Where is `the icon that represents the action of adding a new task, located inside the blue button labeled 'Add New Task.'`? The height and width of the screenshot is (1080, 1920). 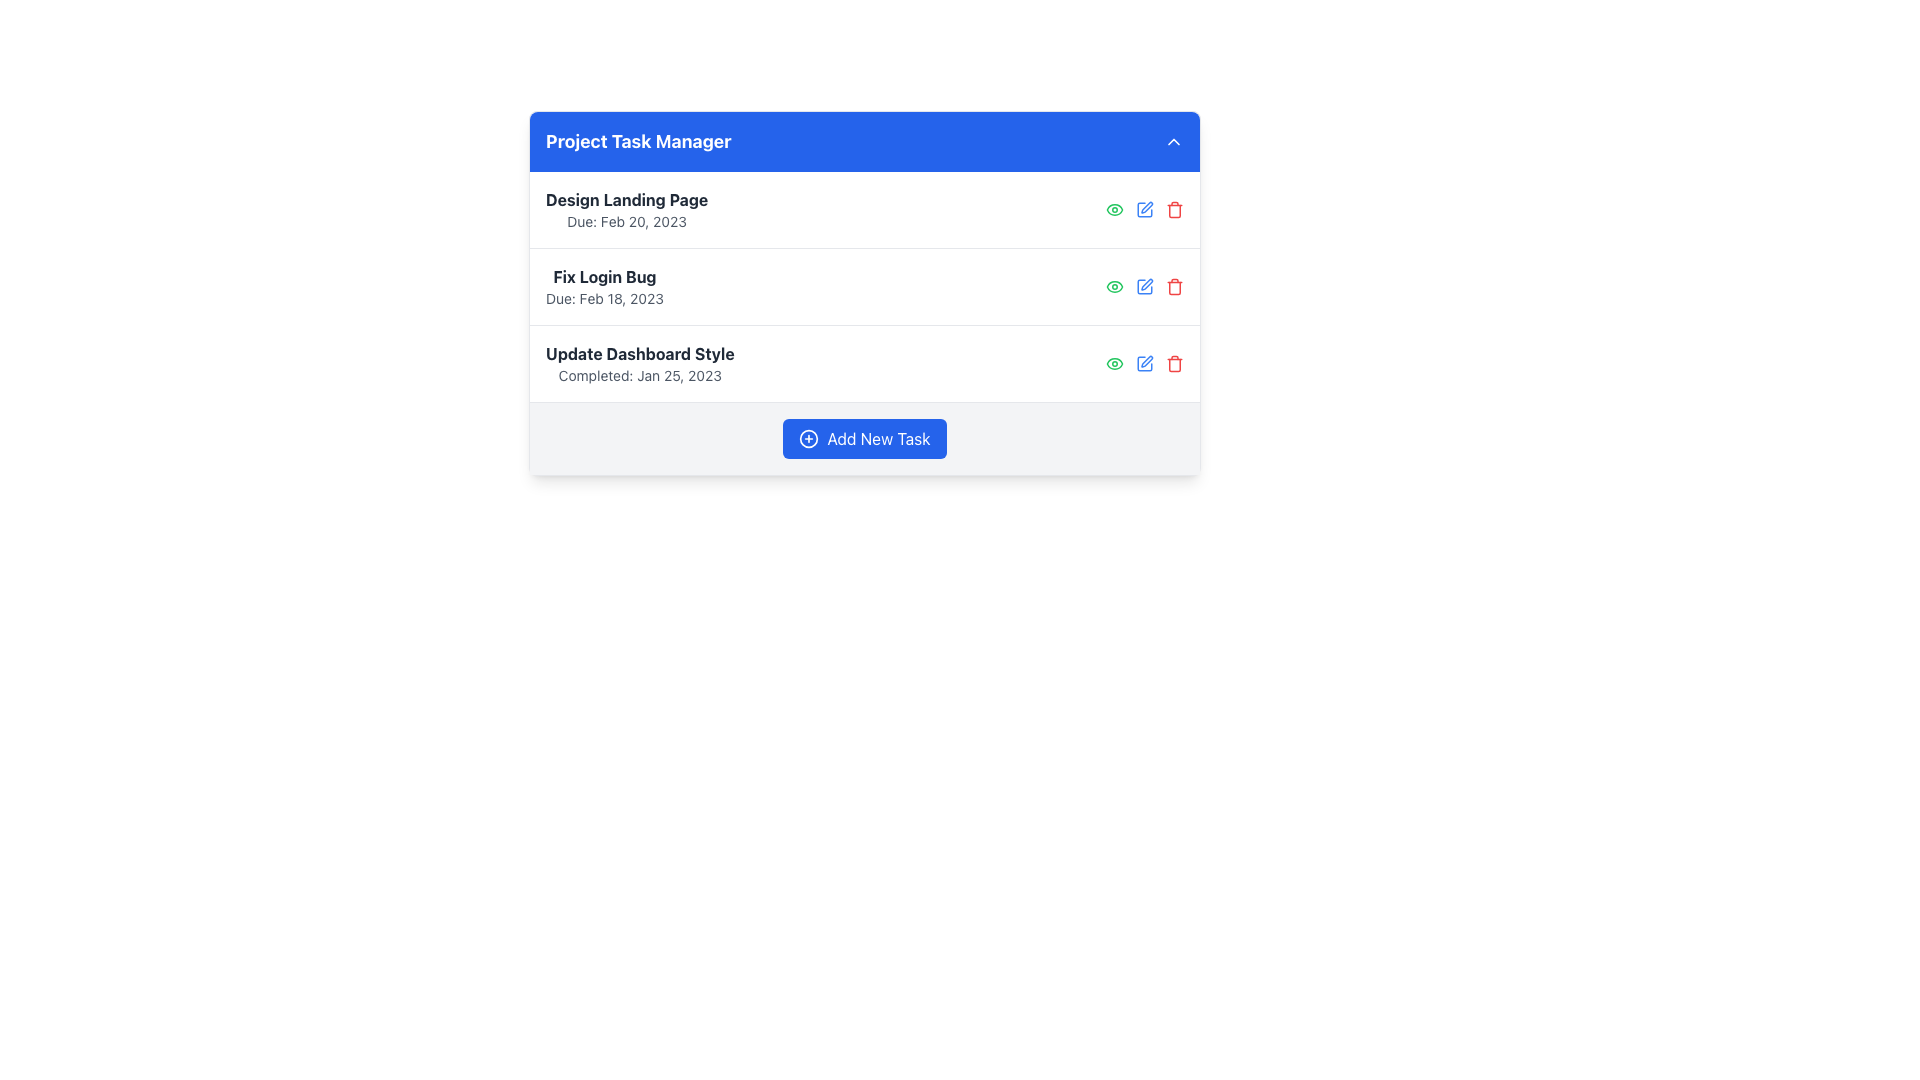
the icon that represents the action of adding a new task, located inside the blue button labeled 'Add New Task.' is located at coordinates (809, 438).